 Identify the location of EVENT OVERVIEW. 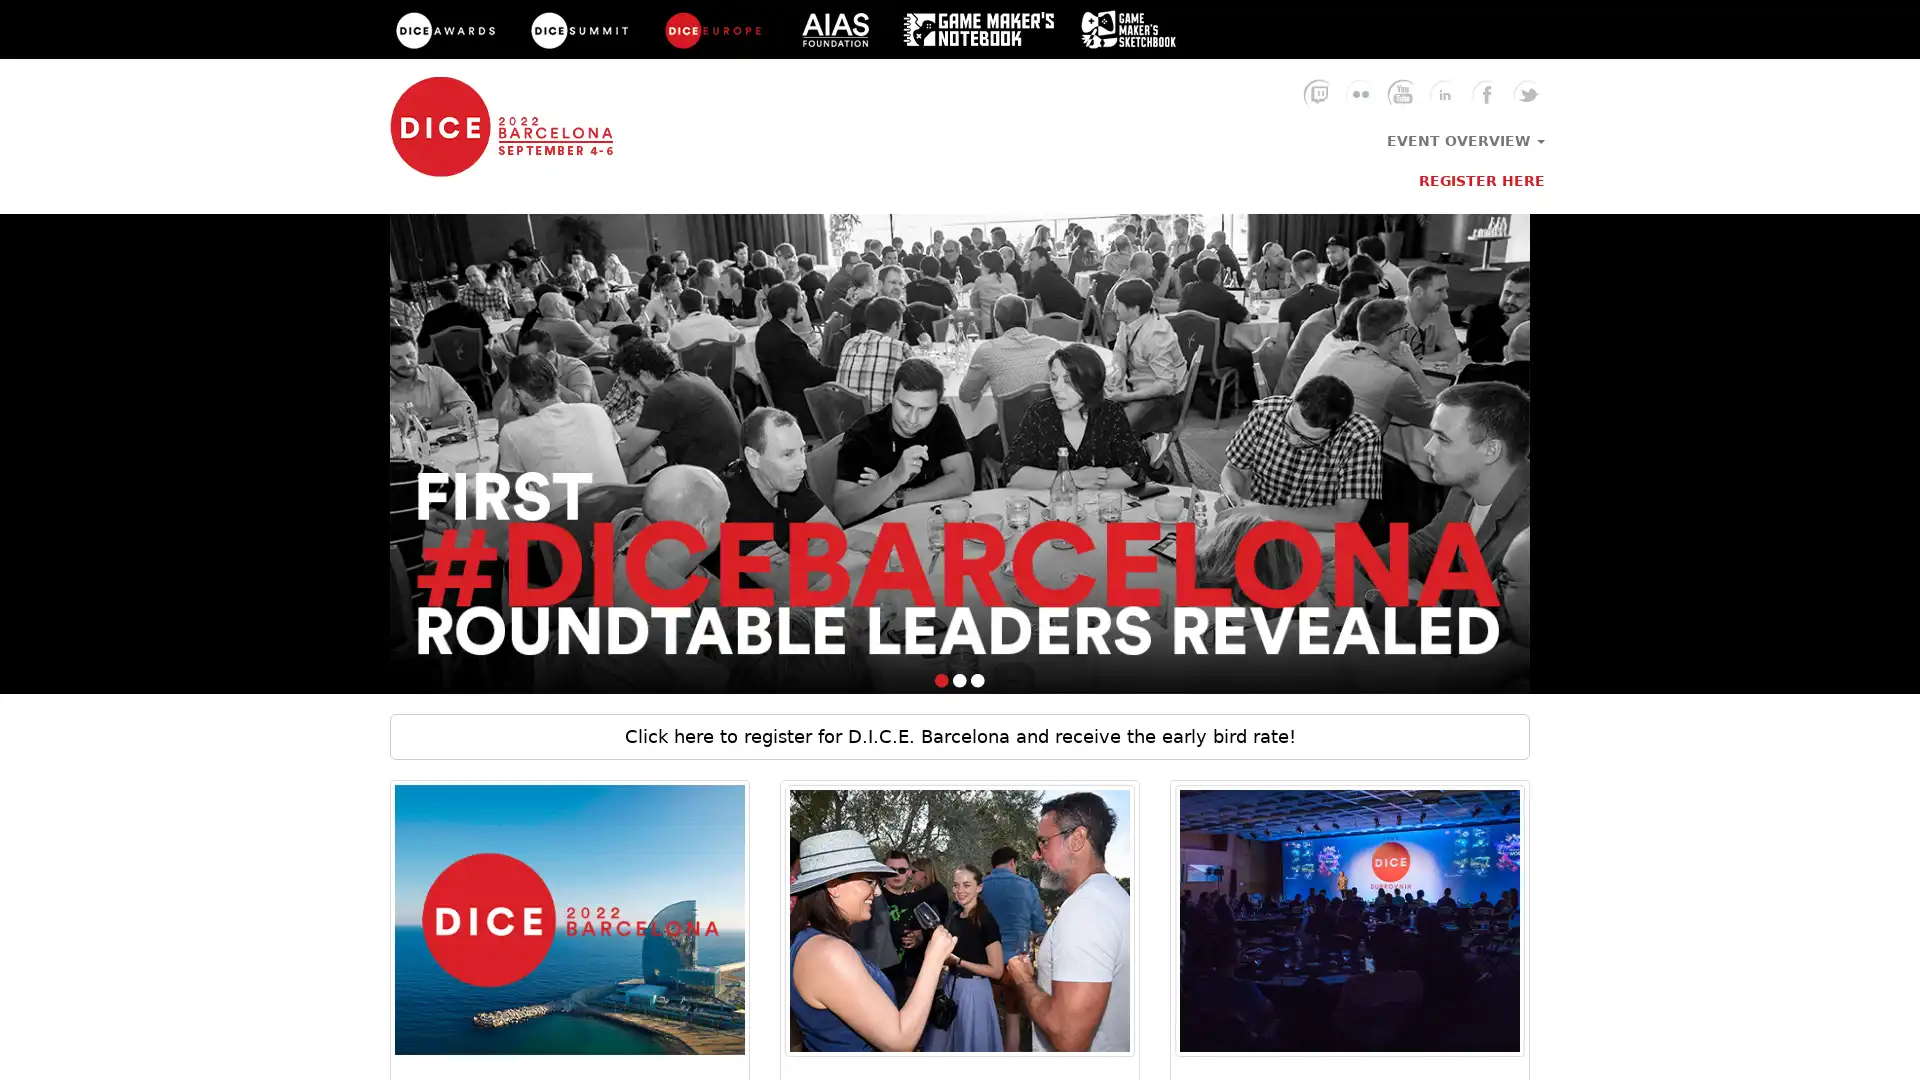
(1465, 140).